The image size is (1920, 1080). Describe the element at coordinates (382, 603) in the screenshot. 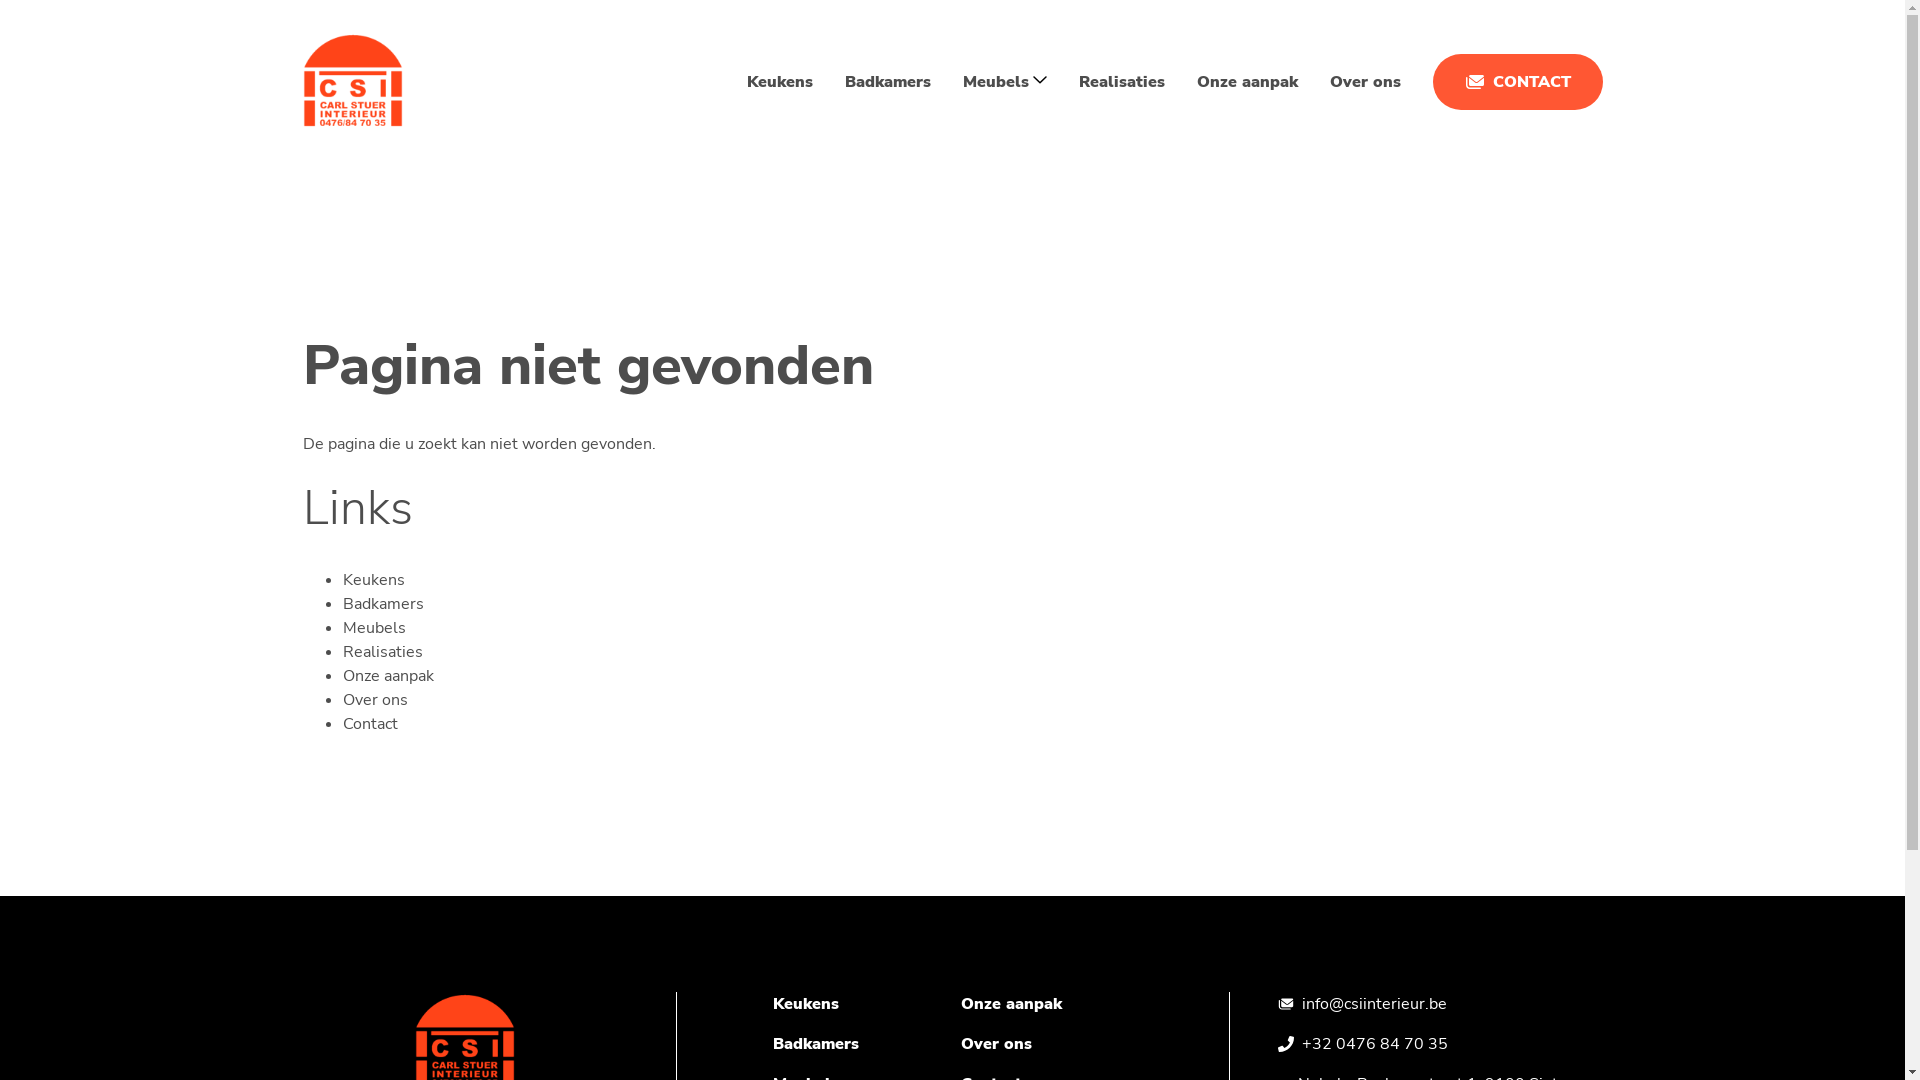

I see `'Badkamers'` at that location.